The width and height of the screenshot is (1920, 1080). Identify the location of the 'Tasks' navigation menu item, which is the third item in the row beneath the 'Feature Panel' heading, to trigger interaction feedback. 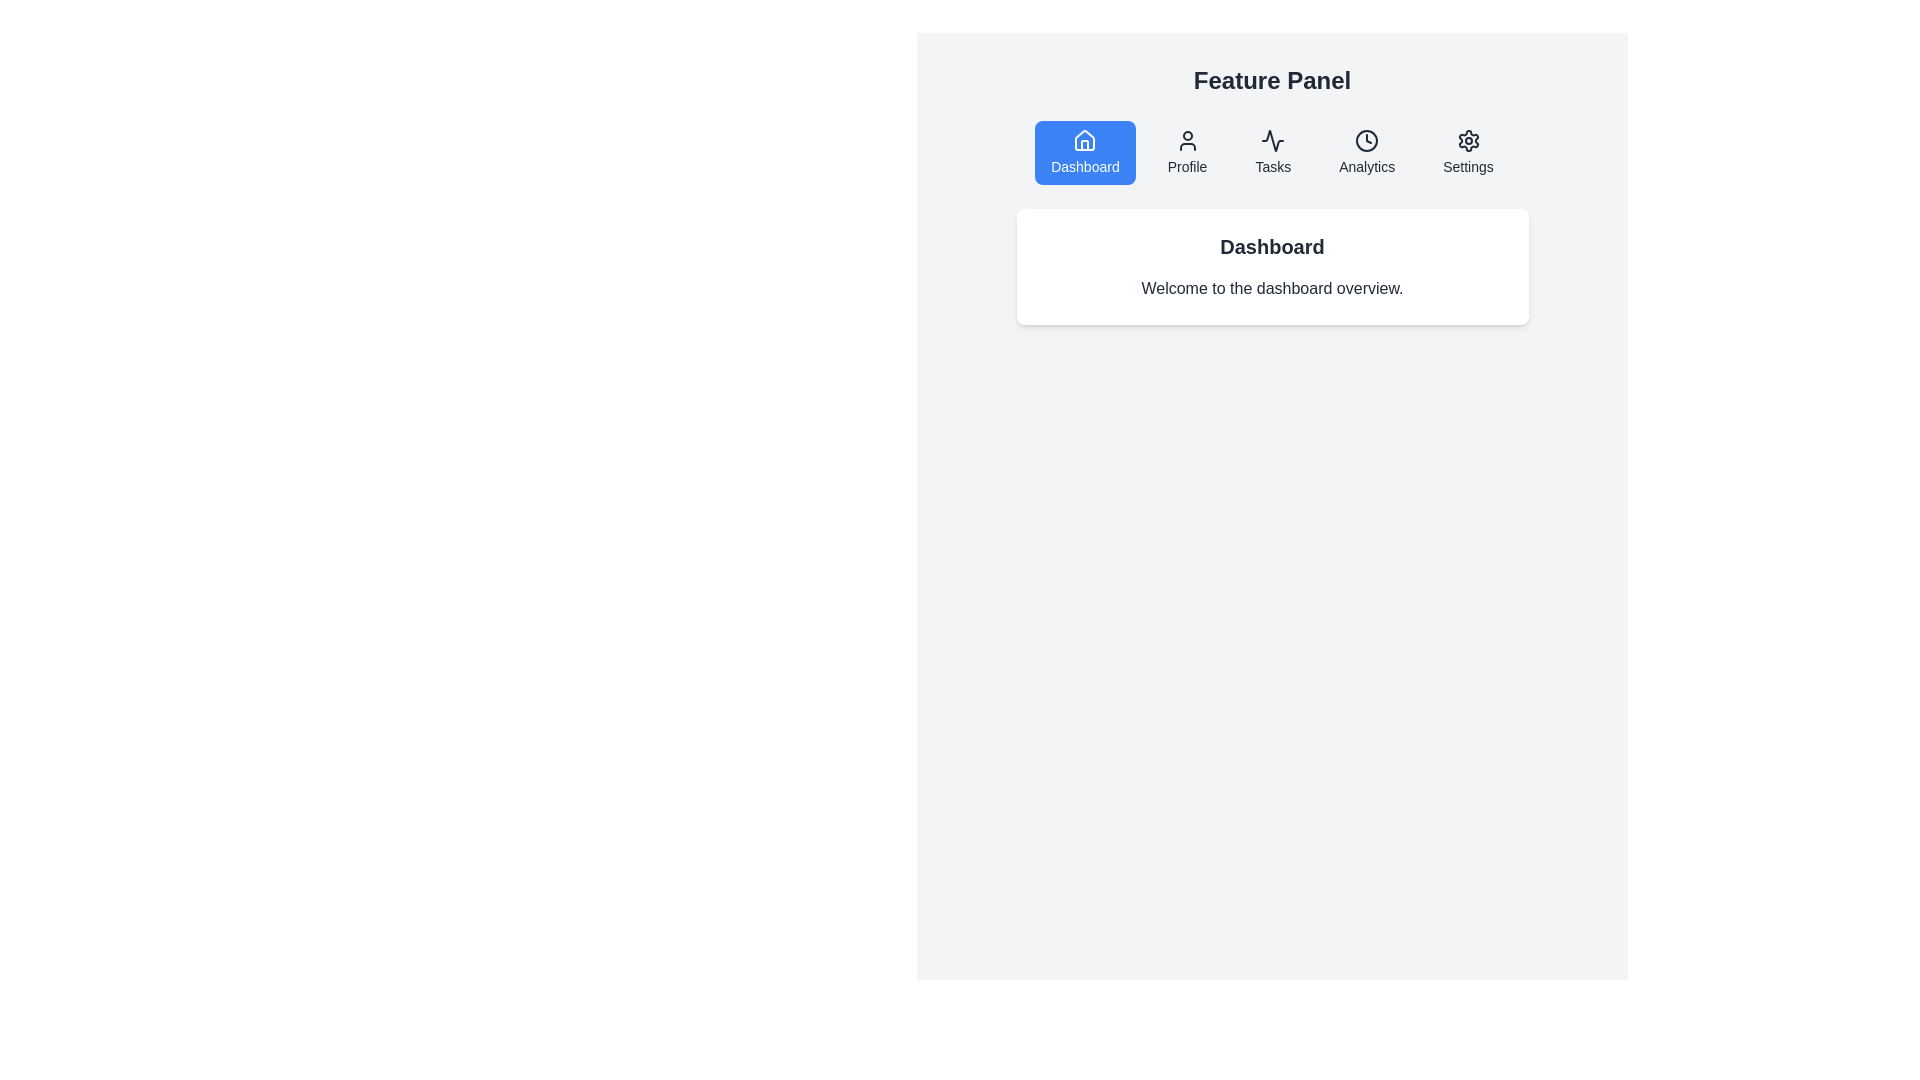
(1271, 152).